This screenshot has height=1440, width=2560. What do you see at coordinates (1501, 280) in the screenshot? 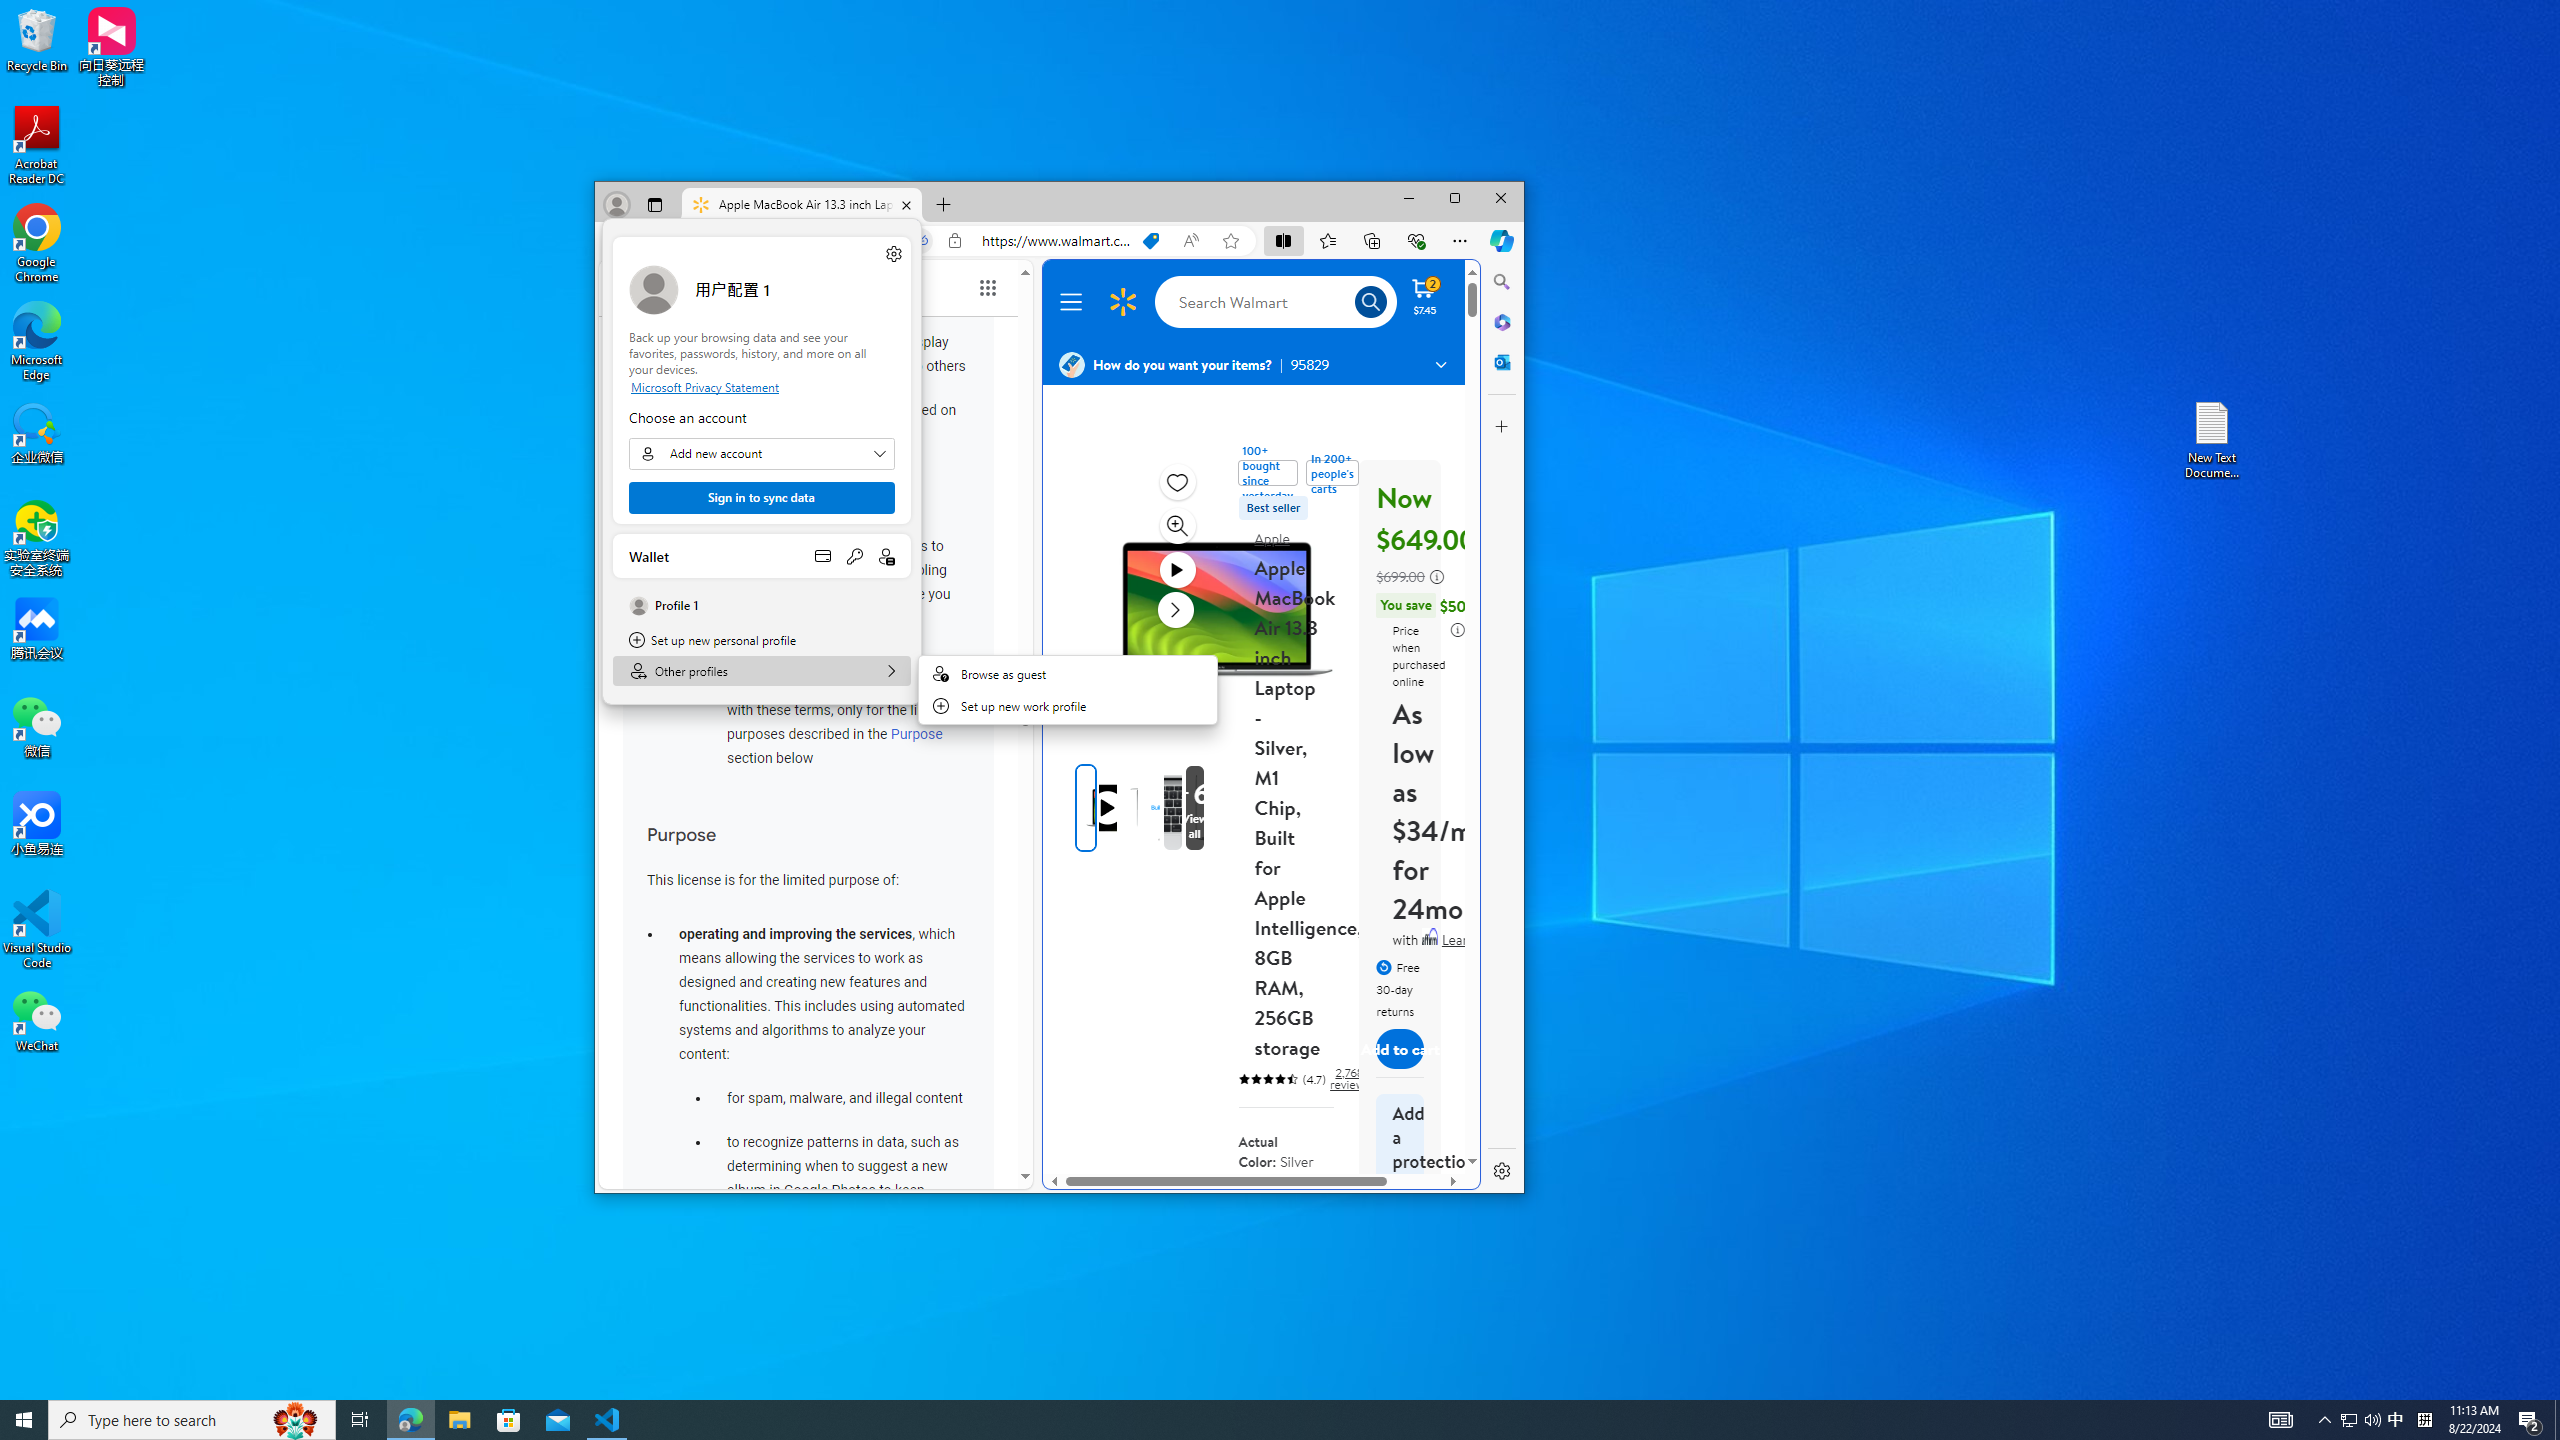
I see `'Close Search pane'` at bounding box center [1501, 280].